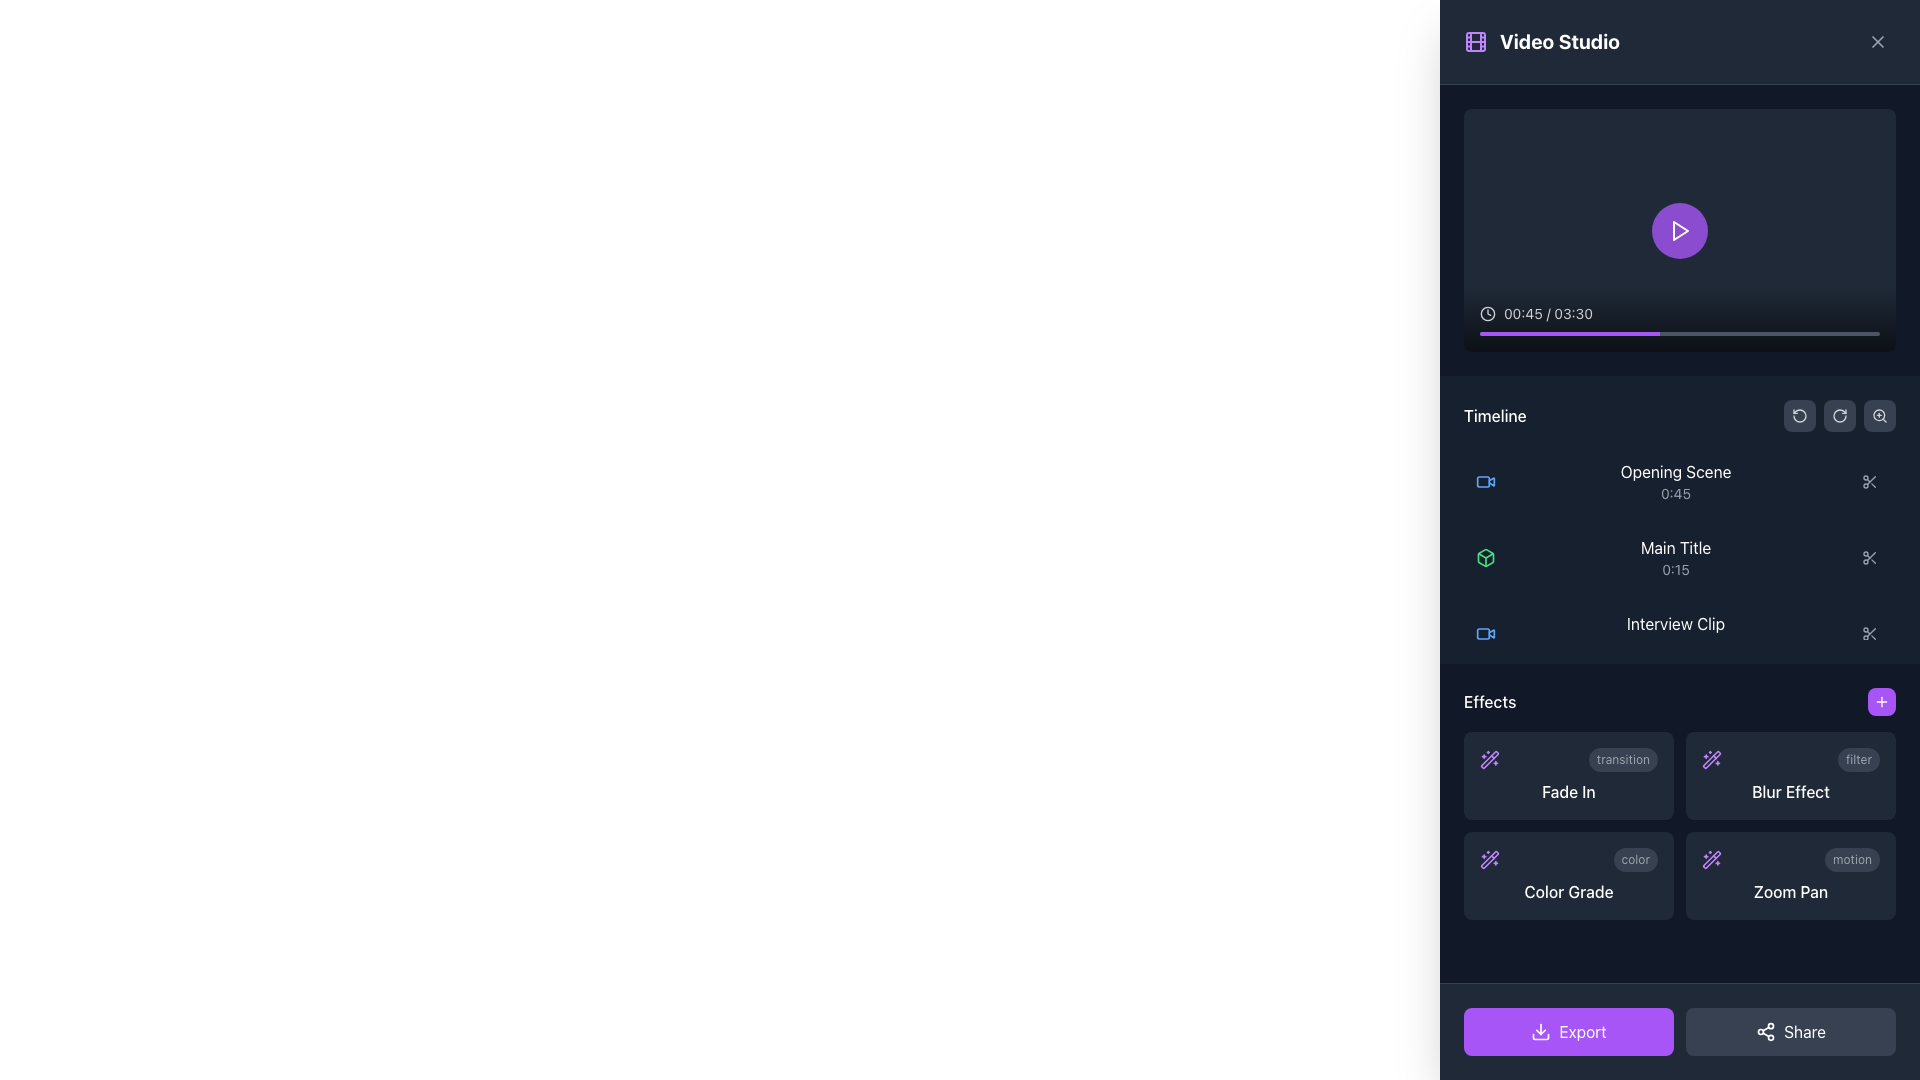  I want to click on the 'Fade In' effect tile located in the Effects section of the video editing layout, so click(1568, 774).